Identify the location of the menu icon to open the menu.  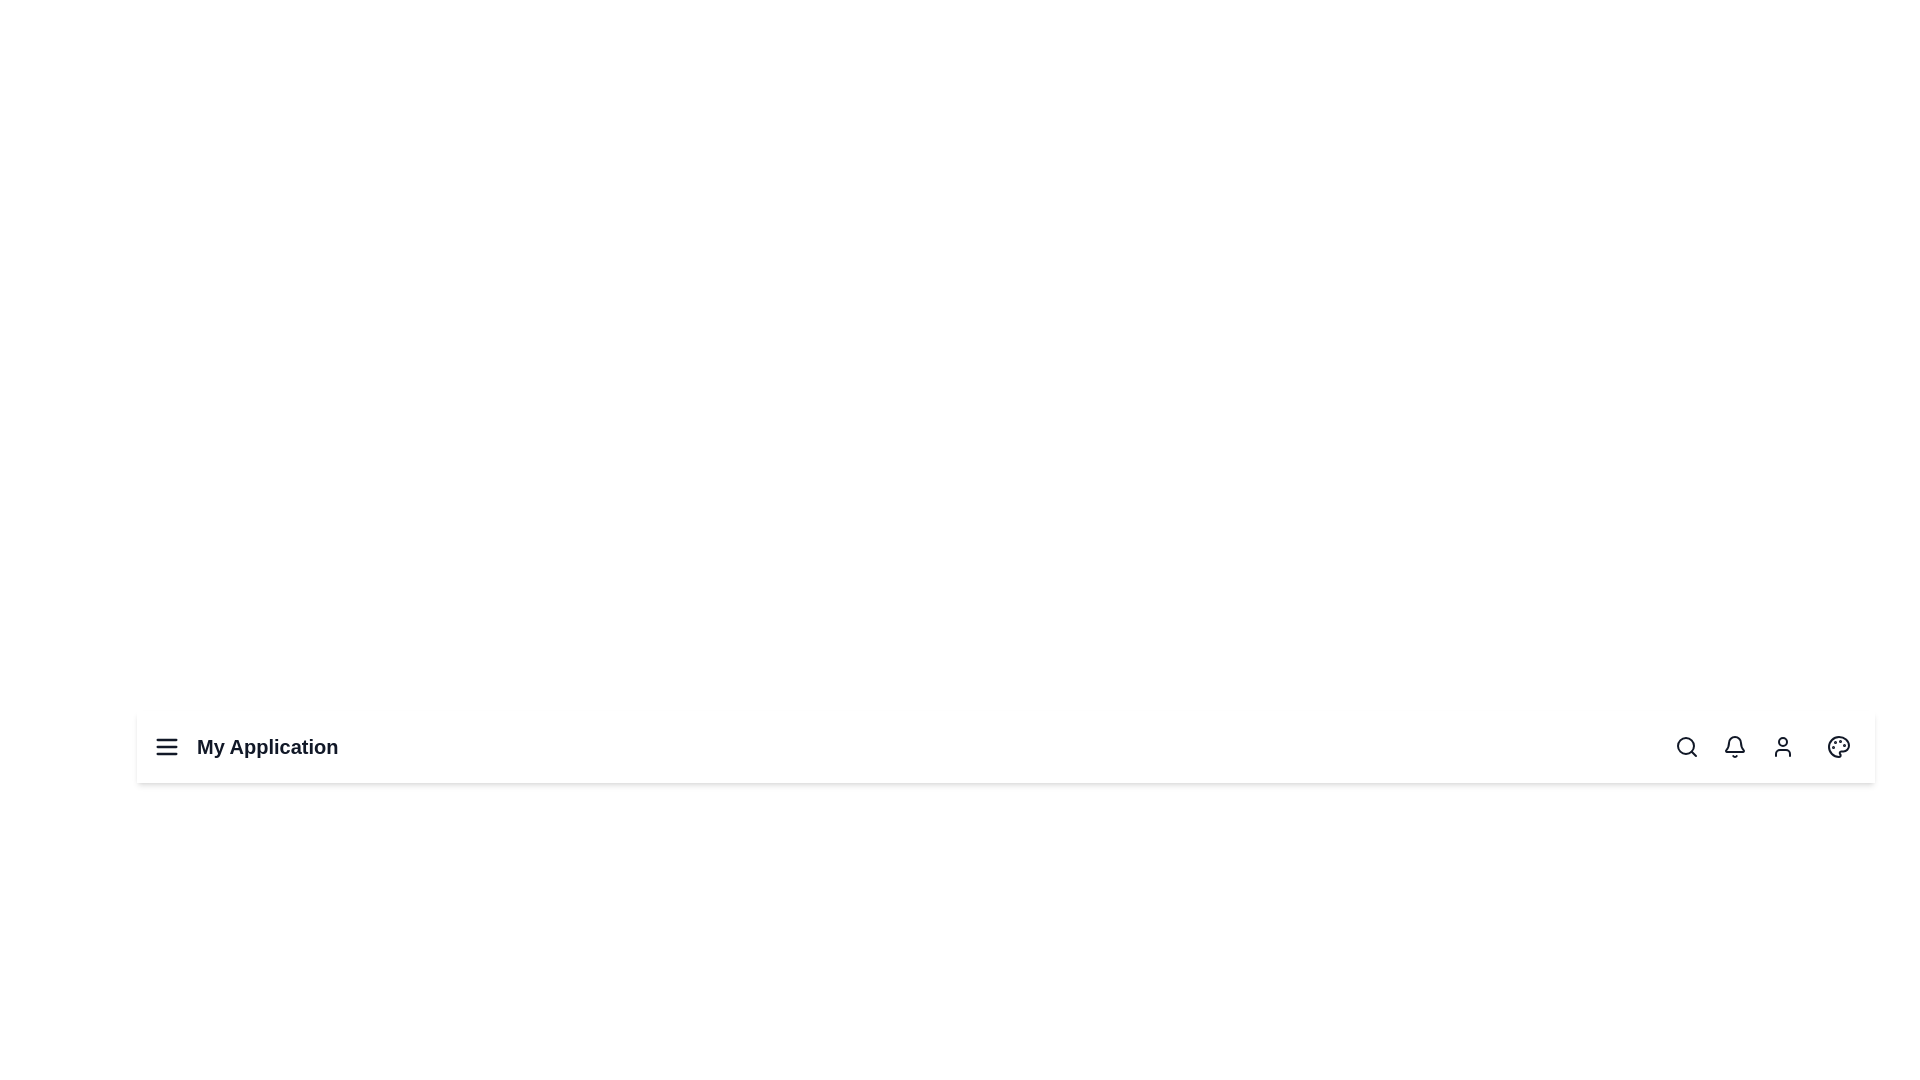
(167, 747).